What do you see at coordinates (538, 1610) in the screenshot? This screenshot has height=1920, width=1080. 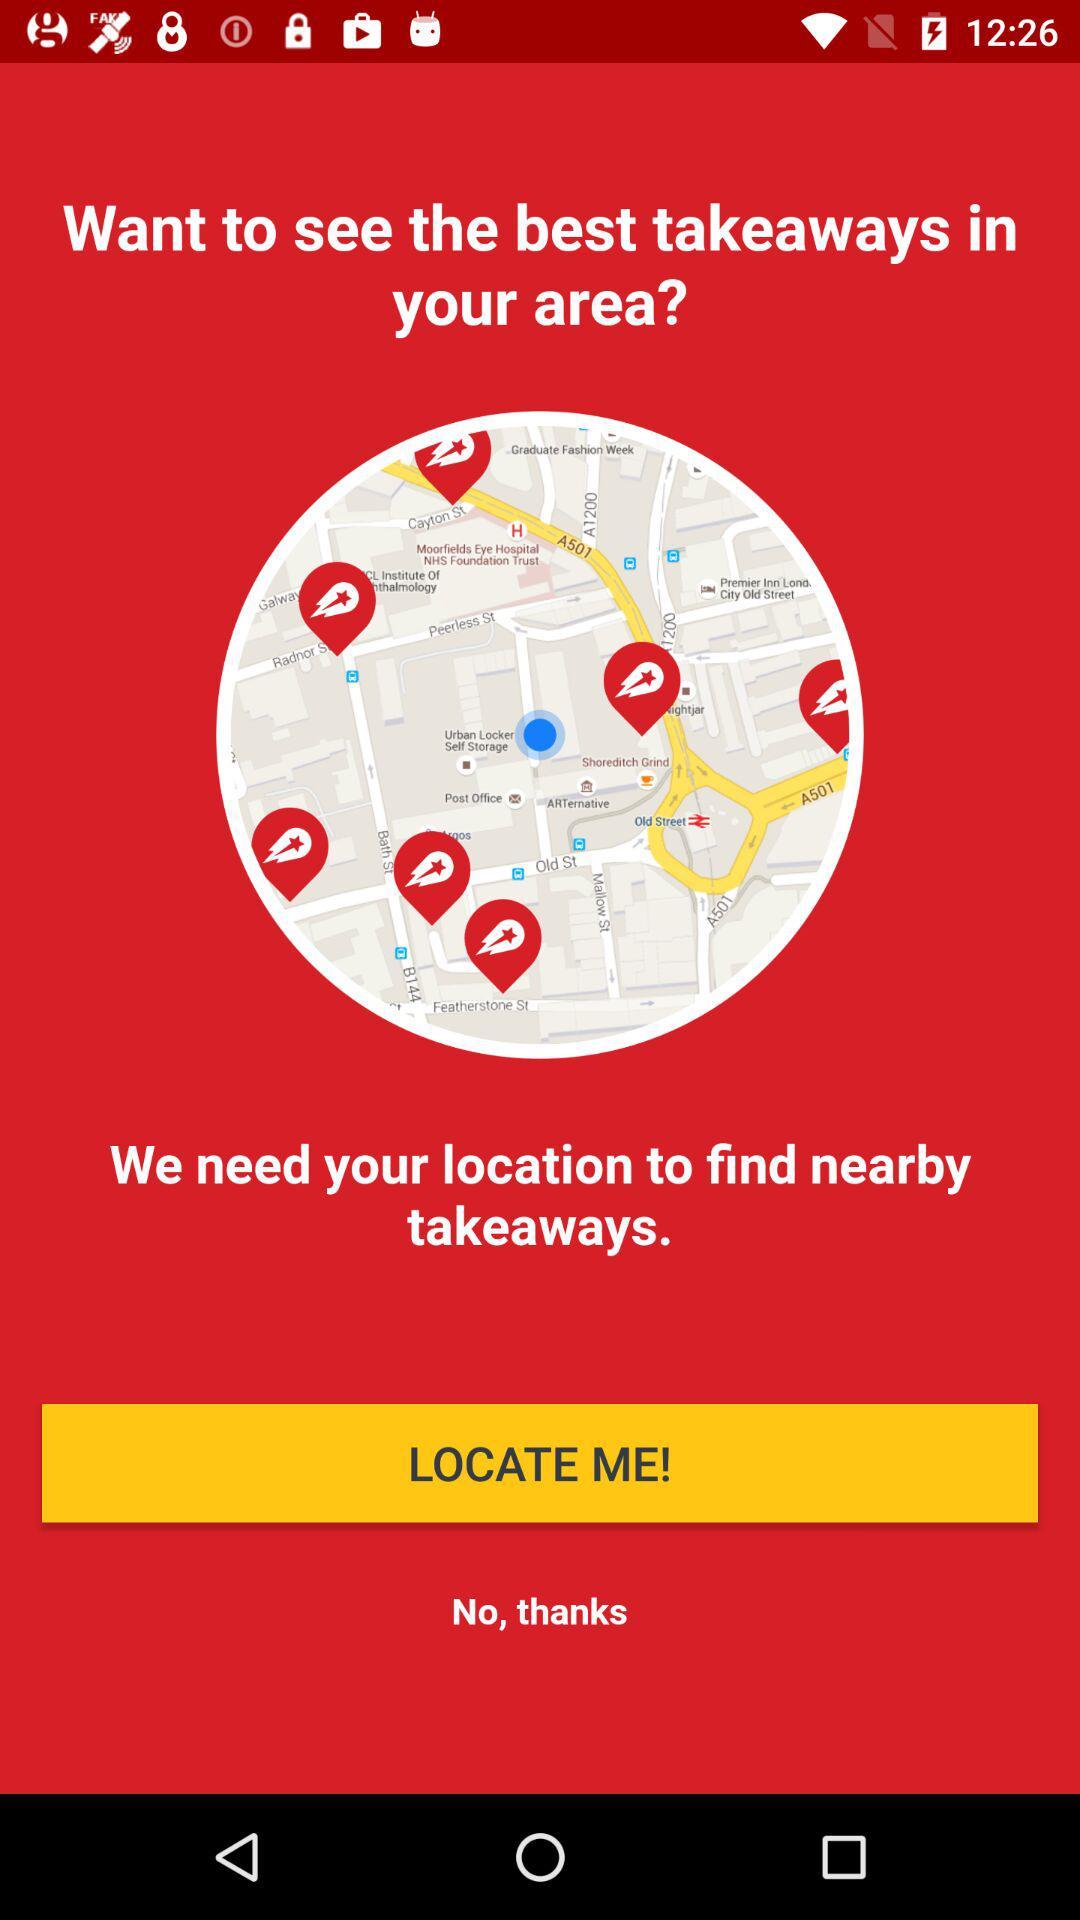 I see `no, thanks item` at bounding box center [538, 1610].